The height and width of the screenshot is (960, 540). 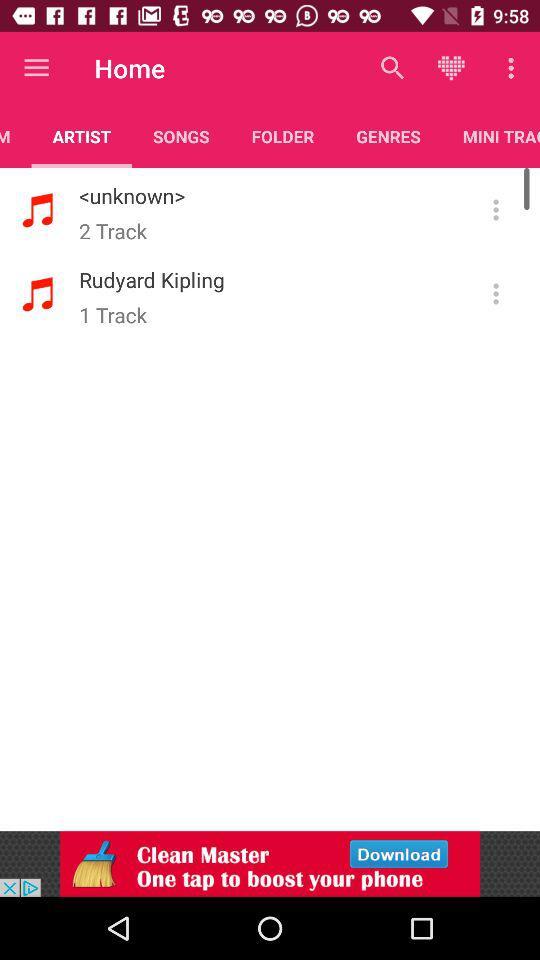 I want to click on advertisement, so click(x=270, y=863).